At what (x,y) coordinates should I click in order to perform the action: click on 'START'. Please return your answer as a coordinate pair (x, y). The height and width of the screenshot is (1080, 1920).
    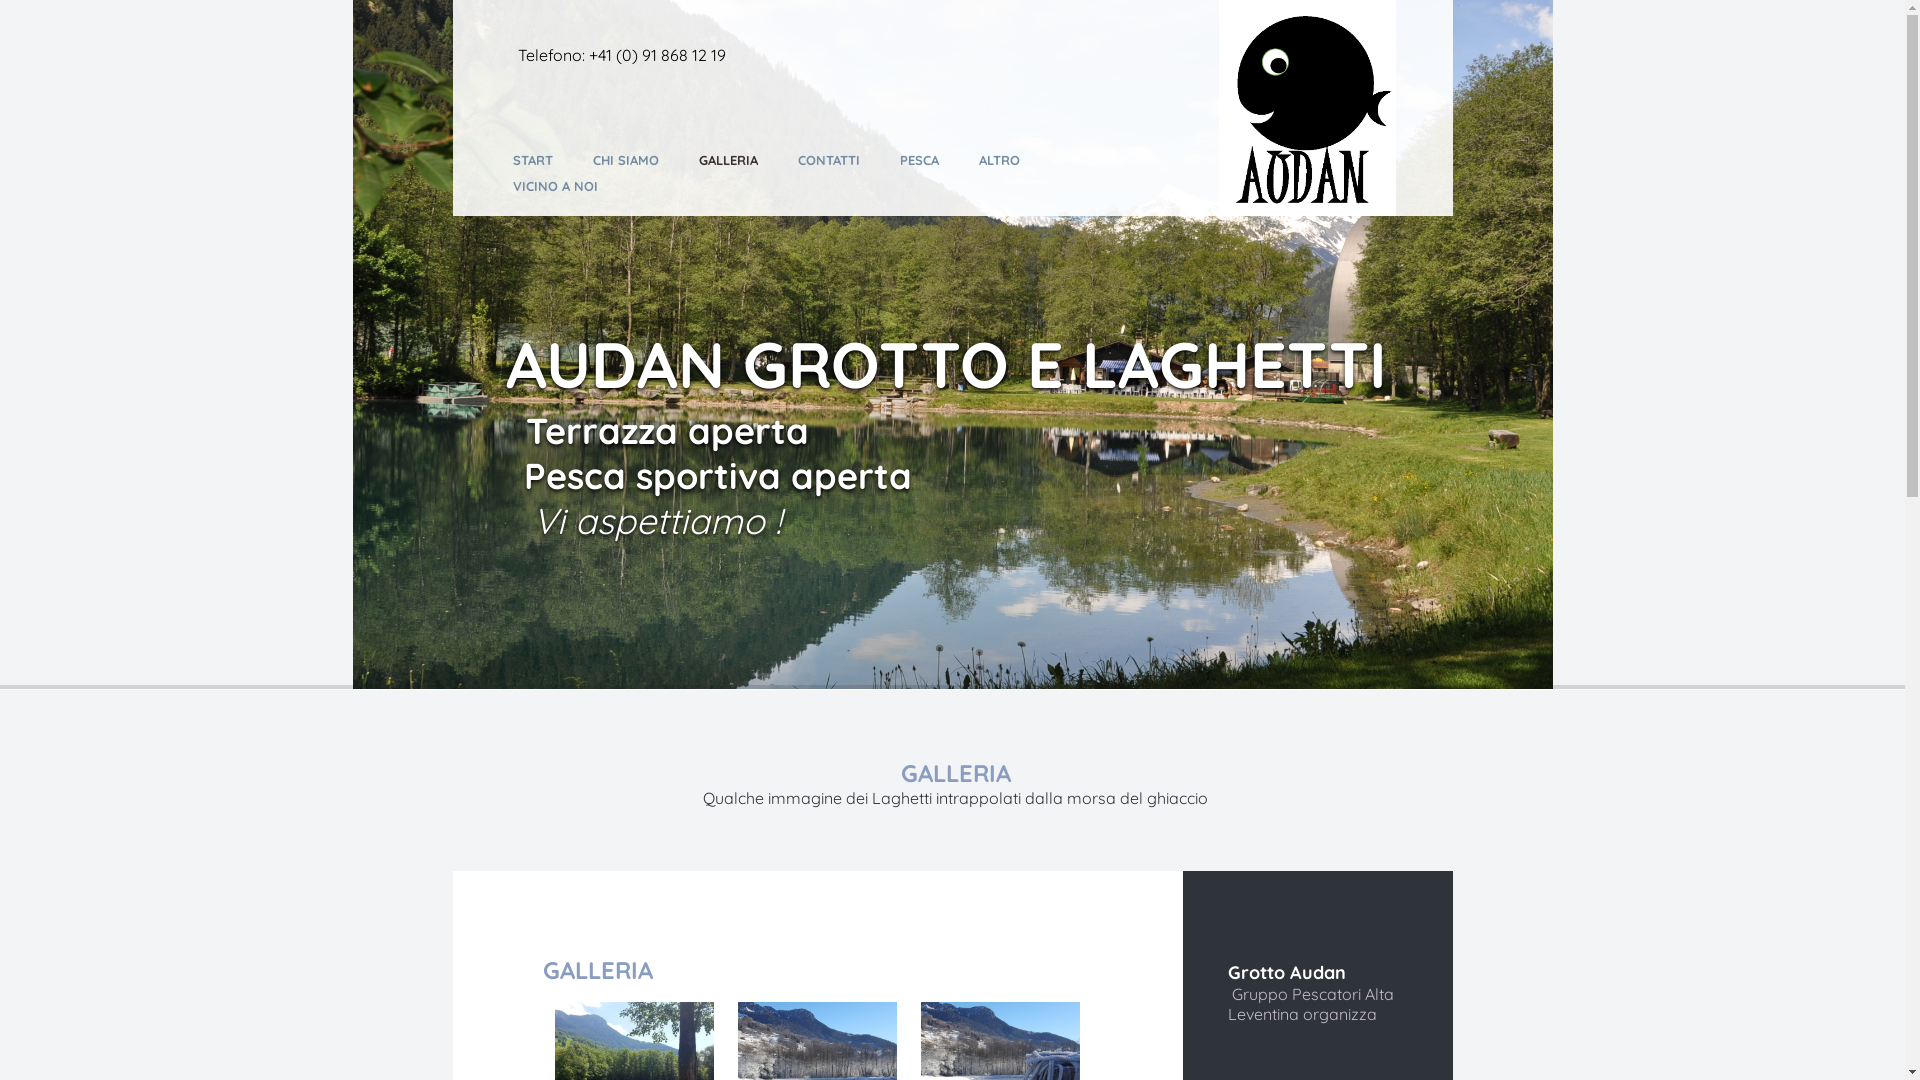
    Looking at the image, I should click on (539, 158).